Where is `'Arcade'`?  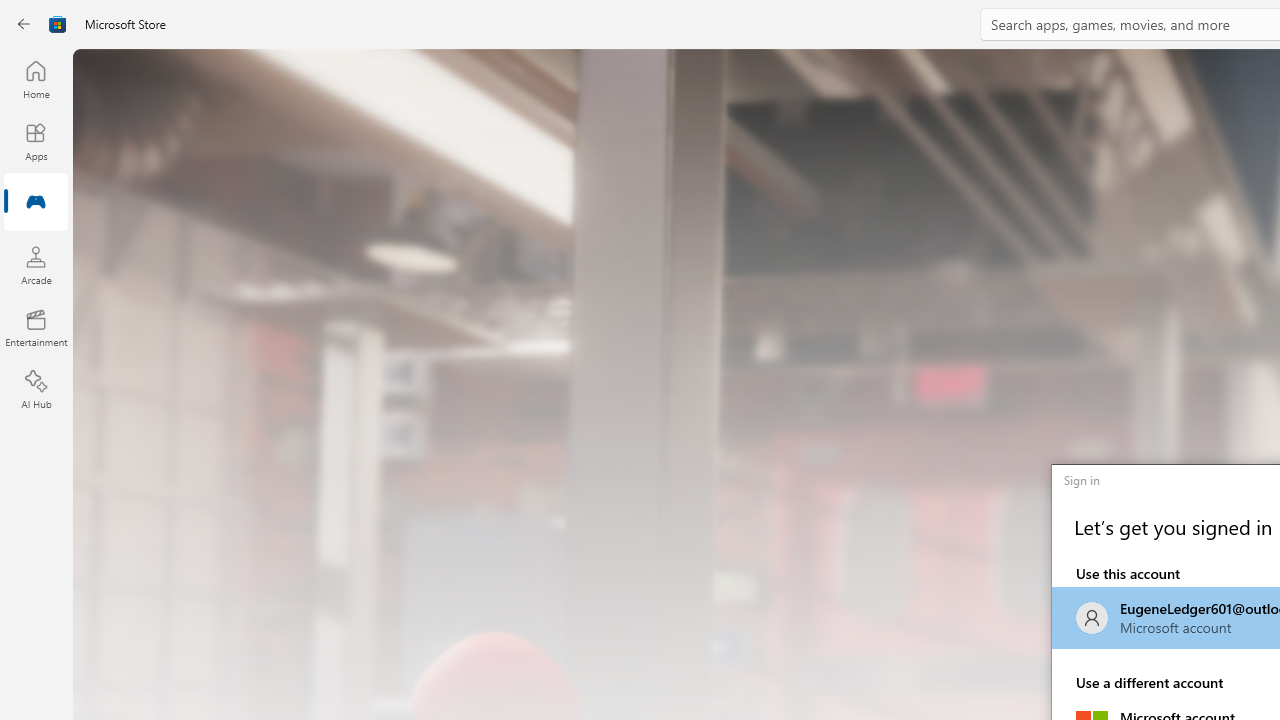 'Arcade' is located at coordinates (35, 264).